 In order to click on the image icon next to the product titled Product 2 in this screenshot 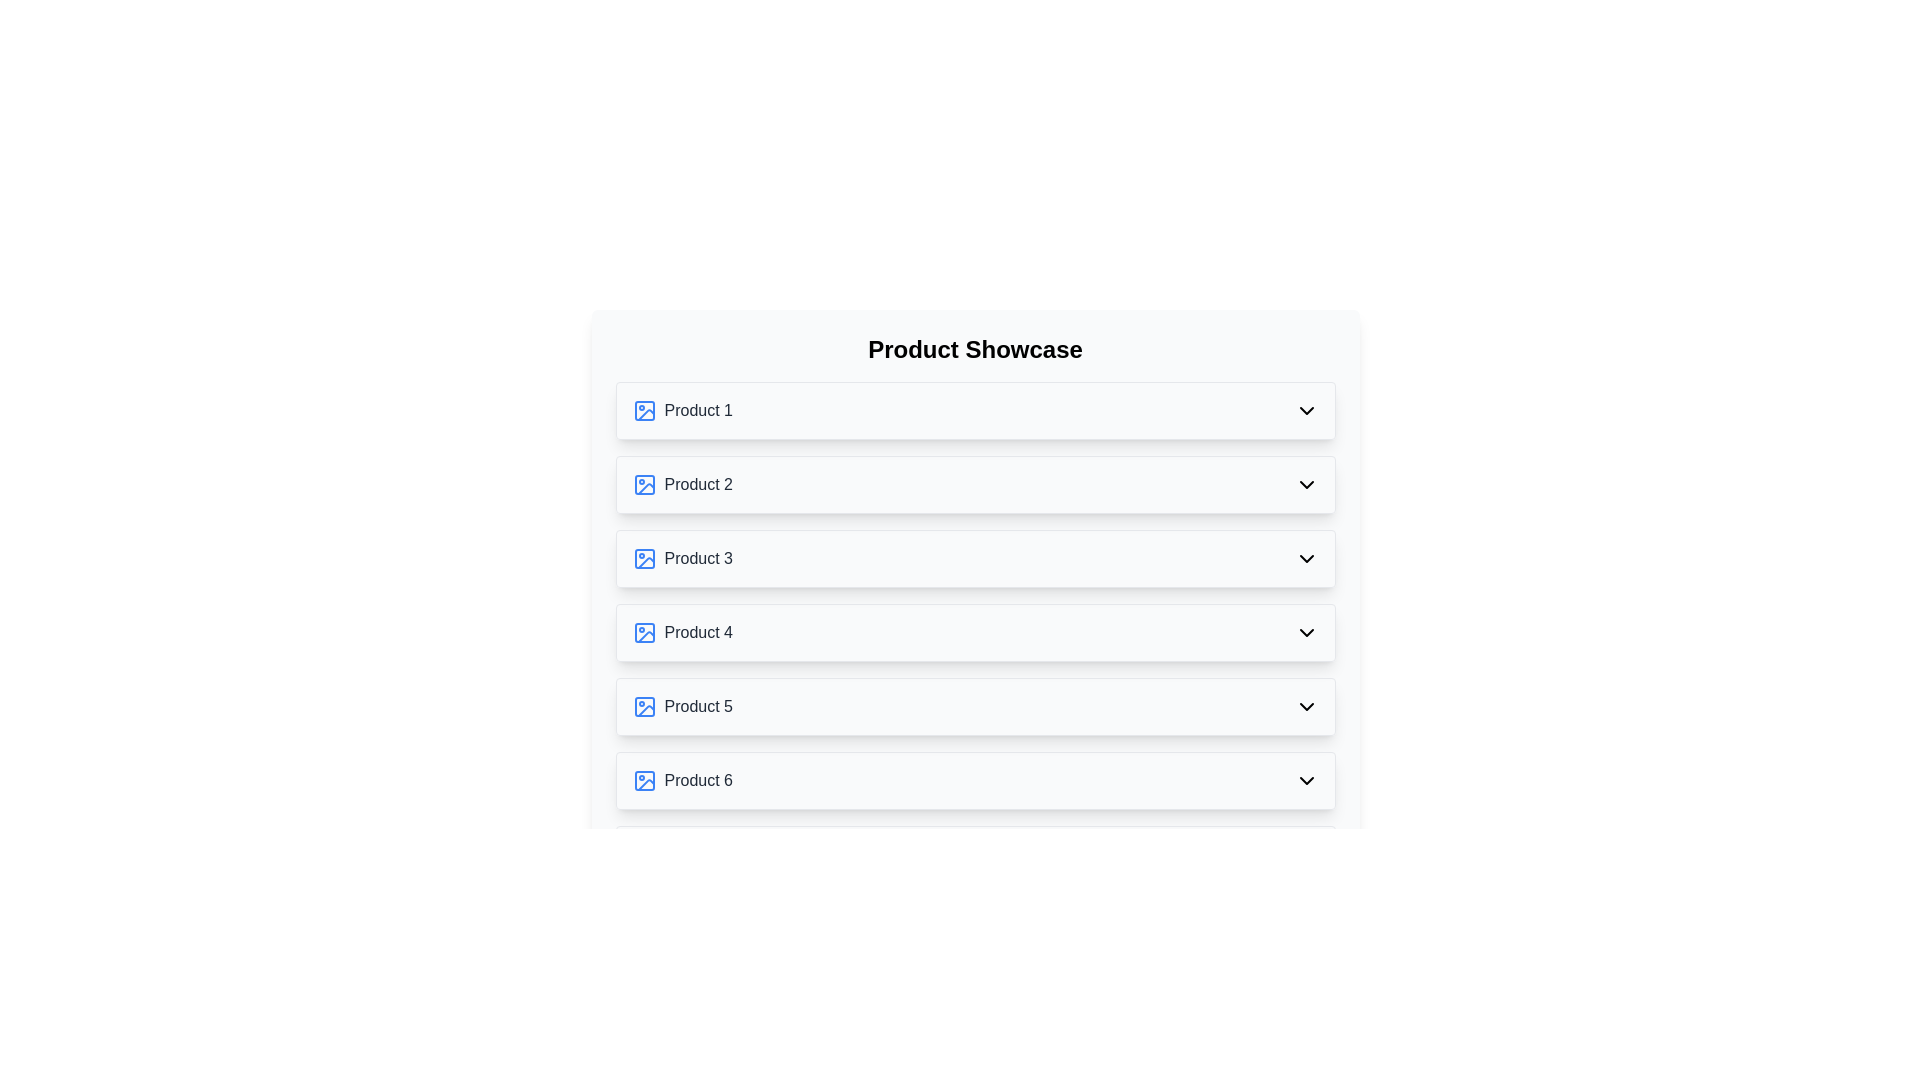, I will do `click(644, 485)`.